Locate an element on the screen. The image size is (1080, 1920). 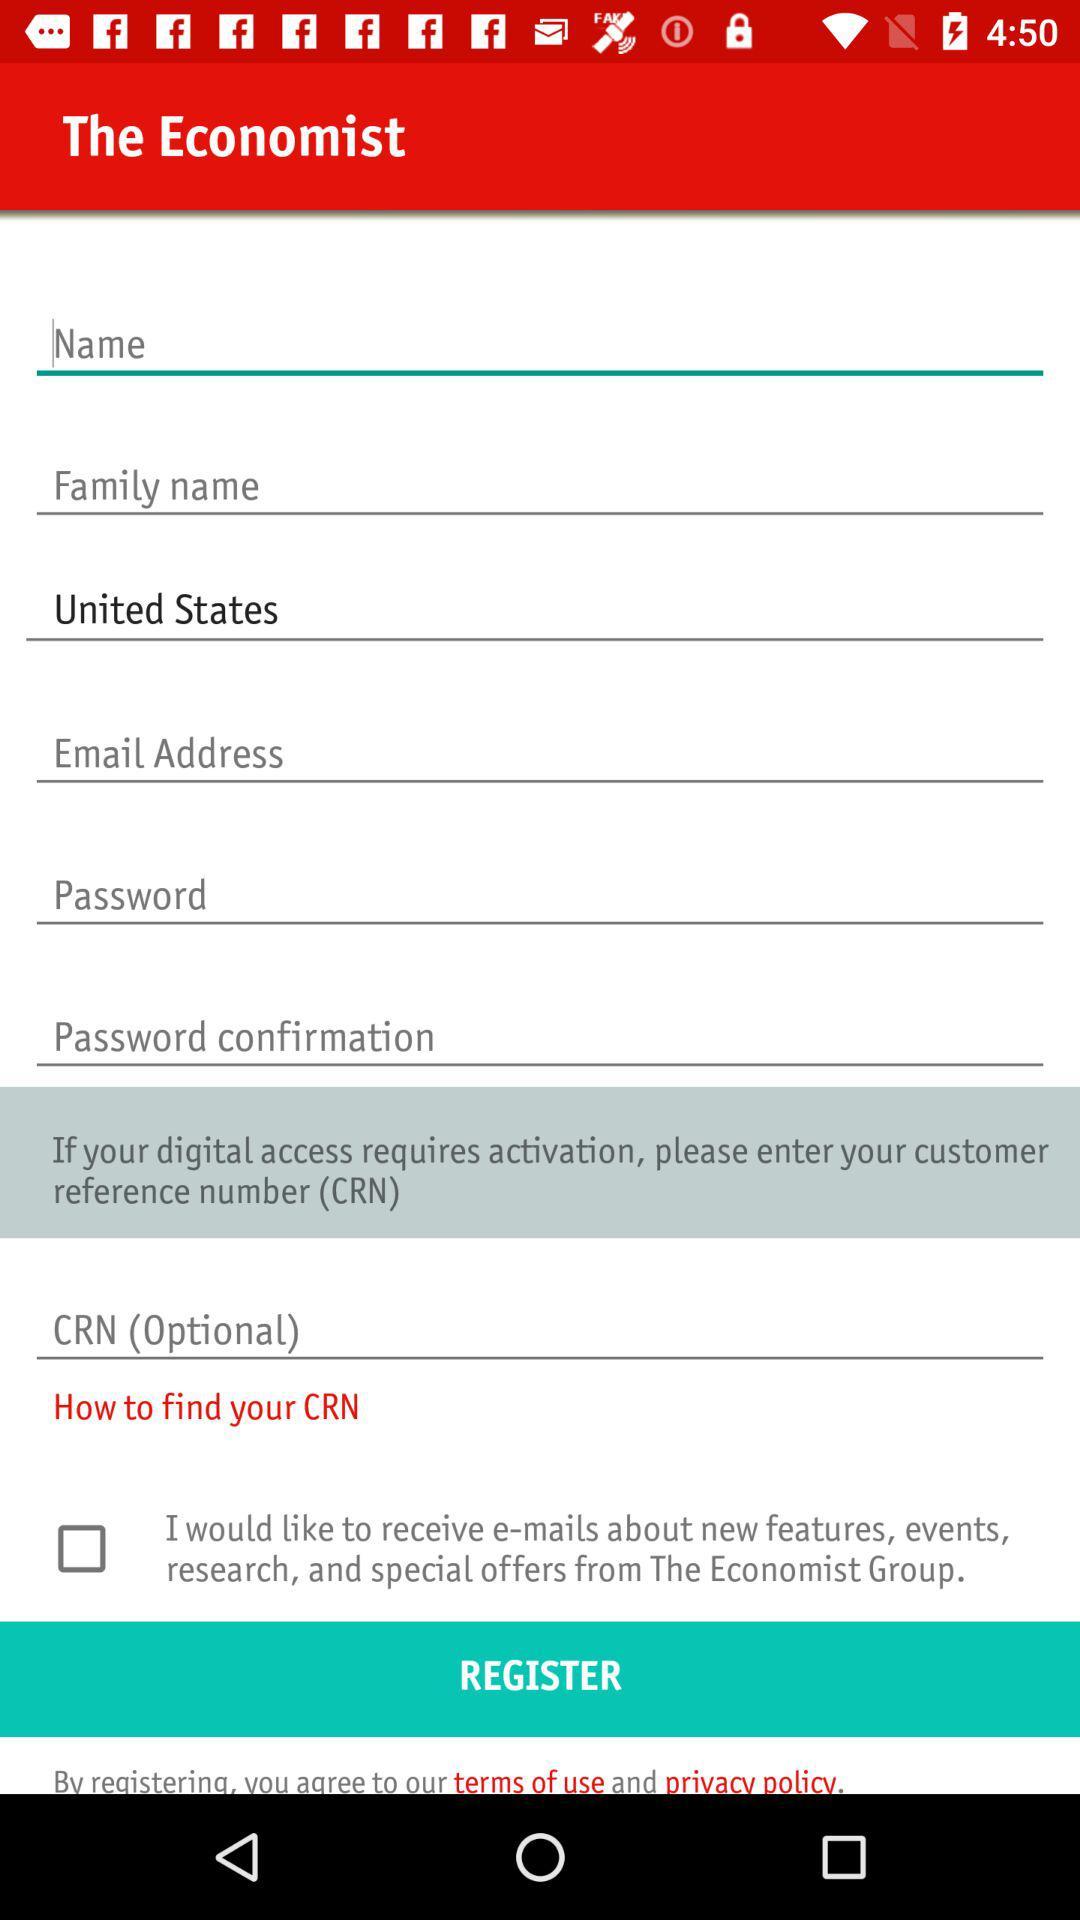
the icon to the left of i would like icon is located at coordinates (92, 1547).